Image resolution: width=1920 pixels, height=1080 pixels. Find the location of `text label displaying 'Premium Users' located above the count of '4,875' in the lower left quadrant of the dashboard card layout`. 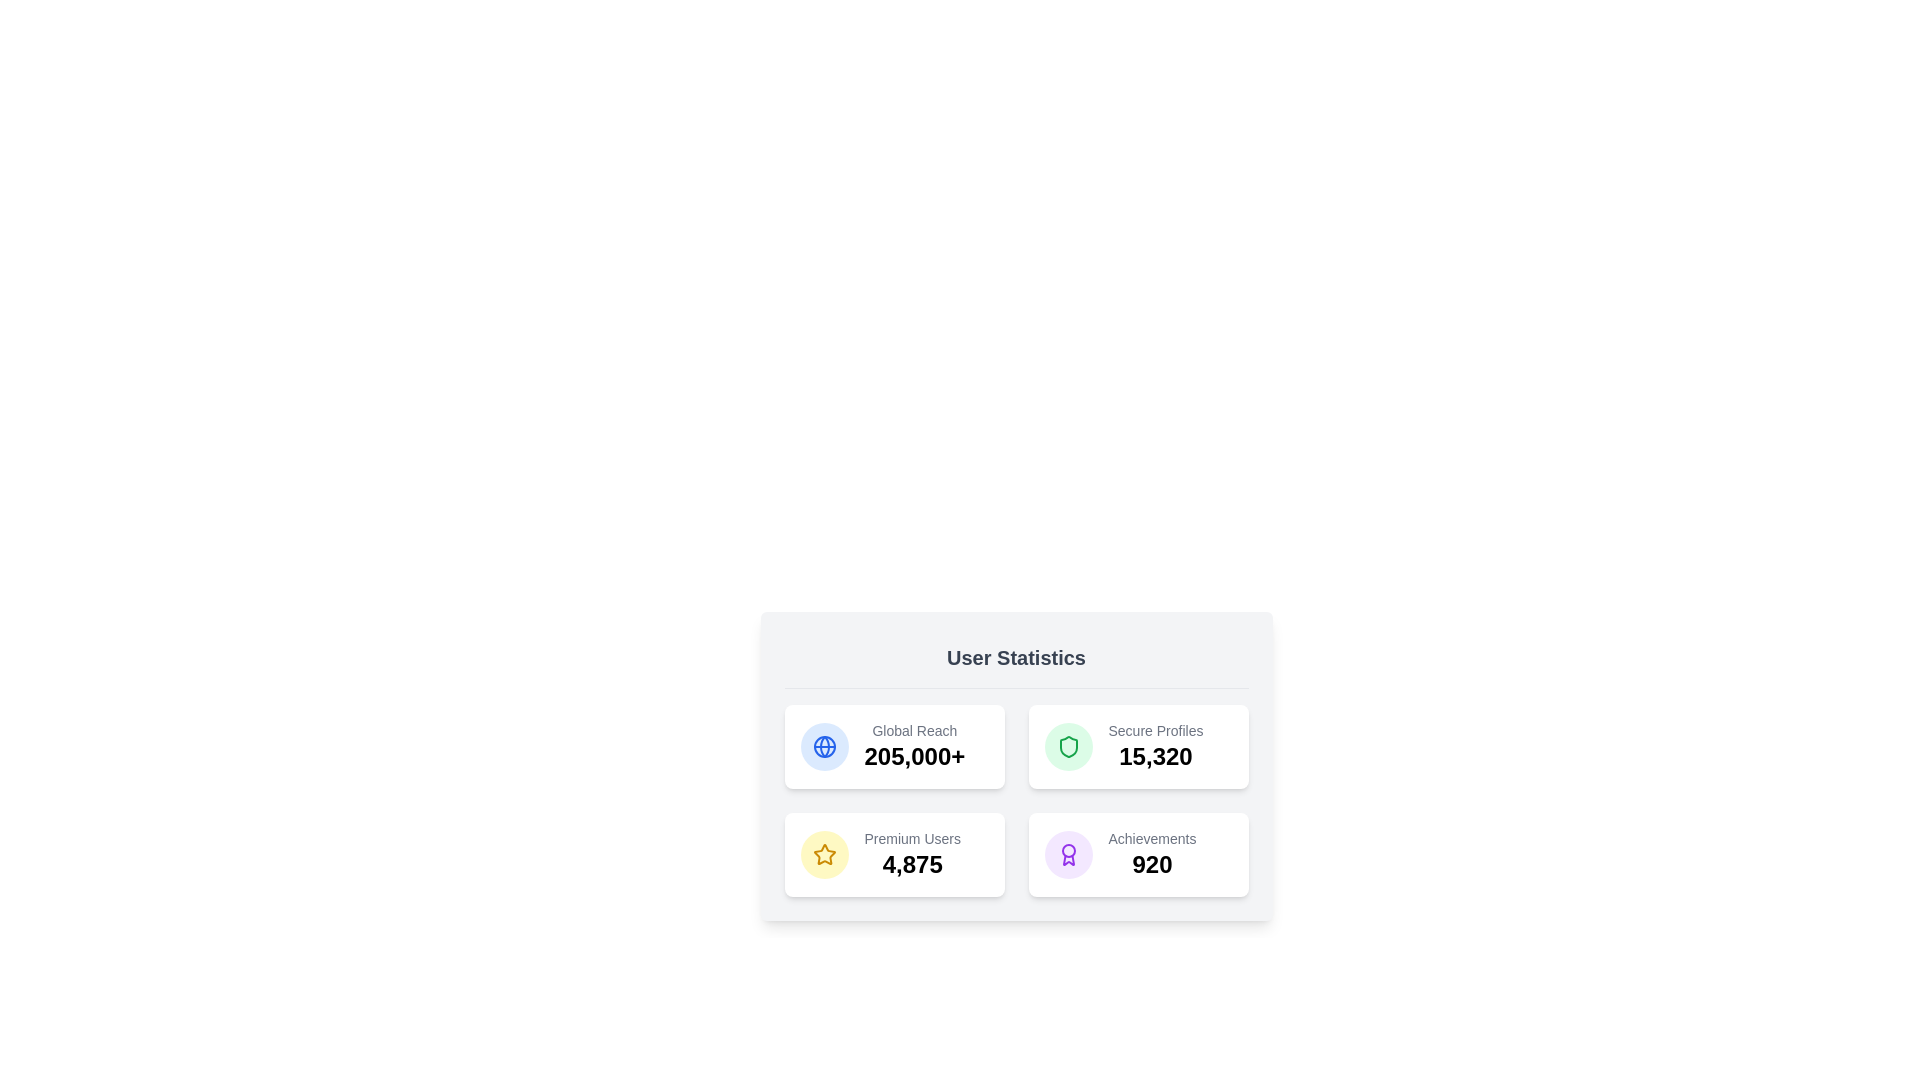

text label displaying 'Premium Users' located above the count of '4,875' in the lower left quadrant of the dashboard card layout is located at coordinates (911, 839).